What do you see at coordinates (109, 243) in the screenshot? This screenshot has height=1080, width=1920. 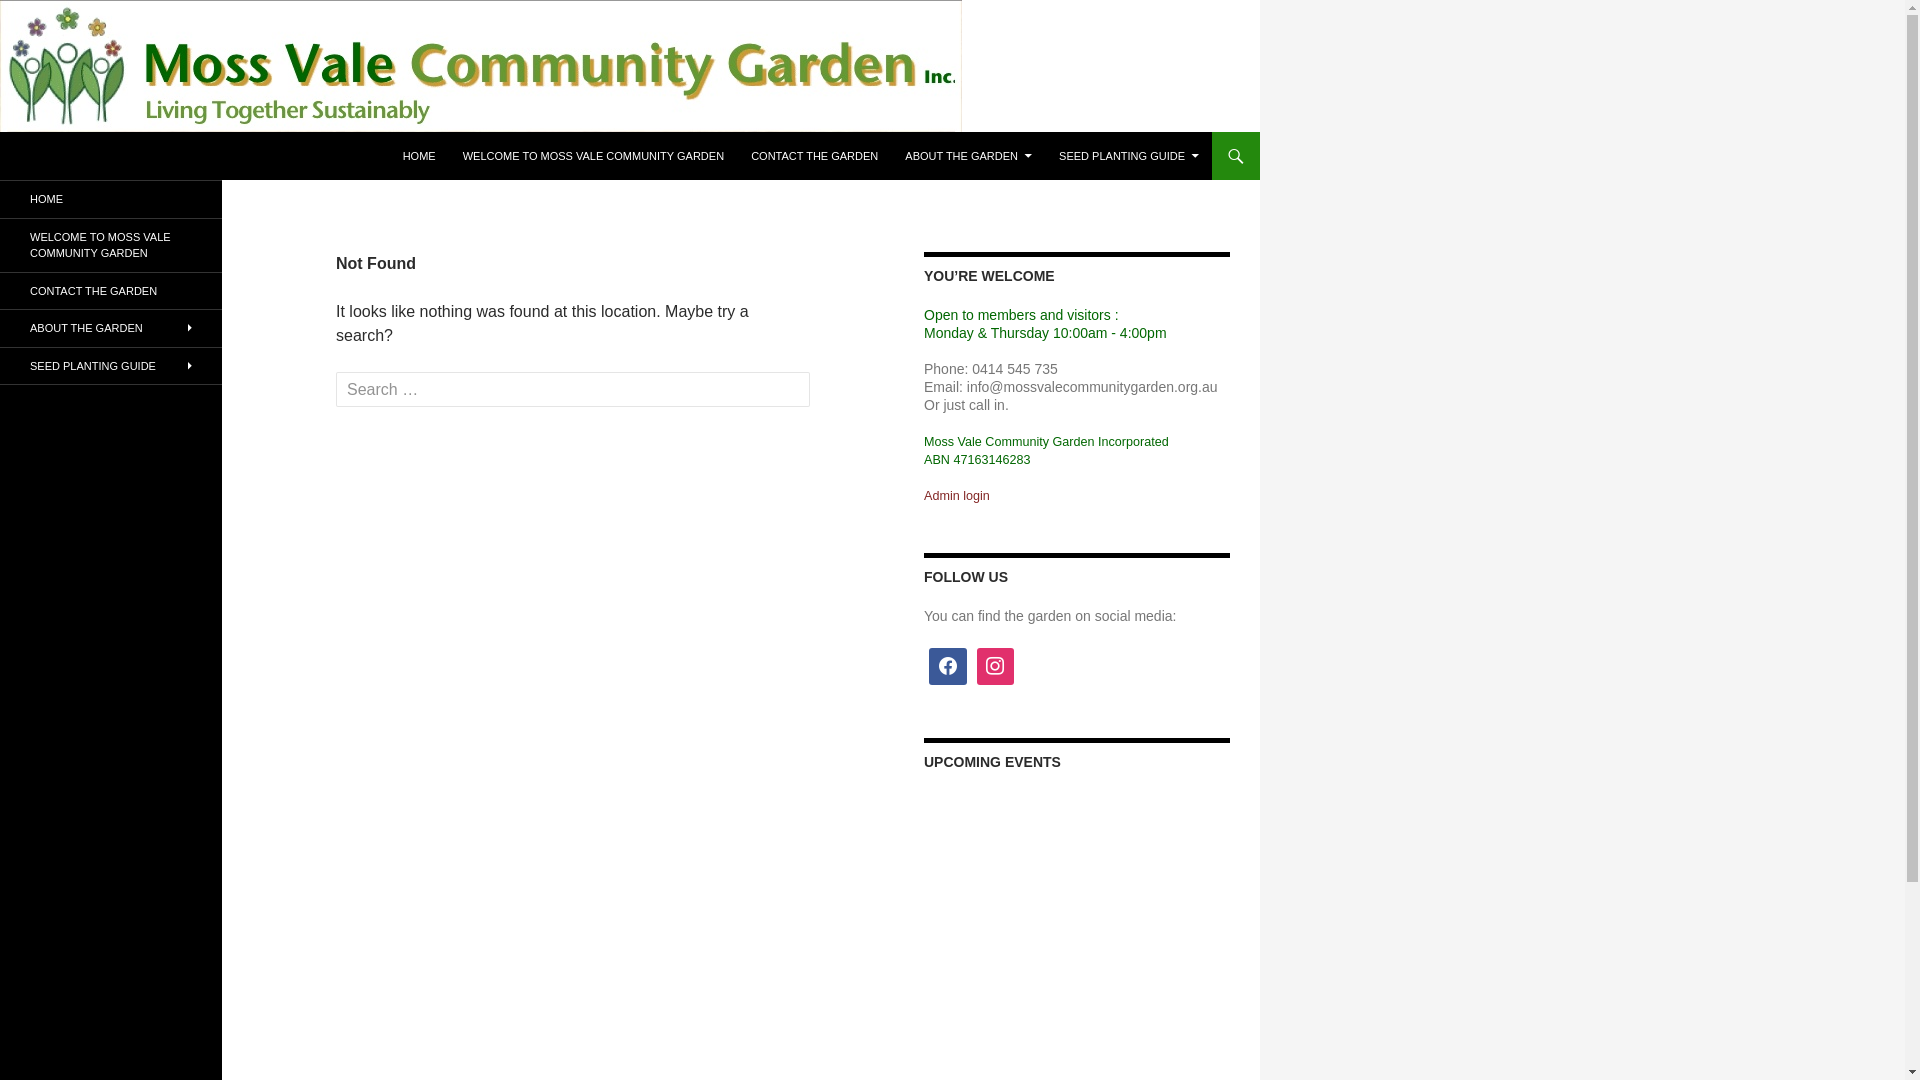 I see `'WELCOME TO MOSS VALE COMMUNITY GARDEN'` at bounding box center [109, 243].